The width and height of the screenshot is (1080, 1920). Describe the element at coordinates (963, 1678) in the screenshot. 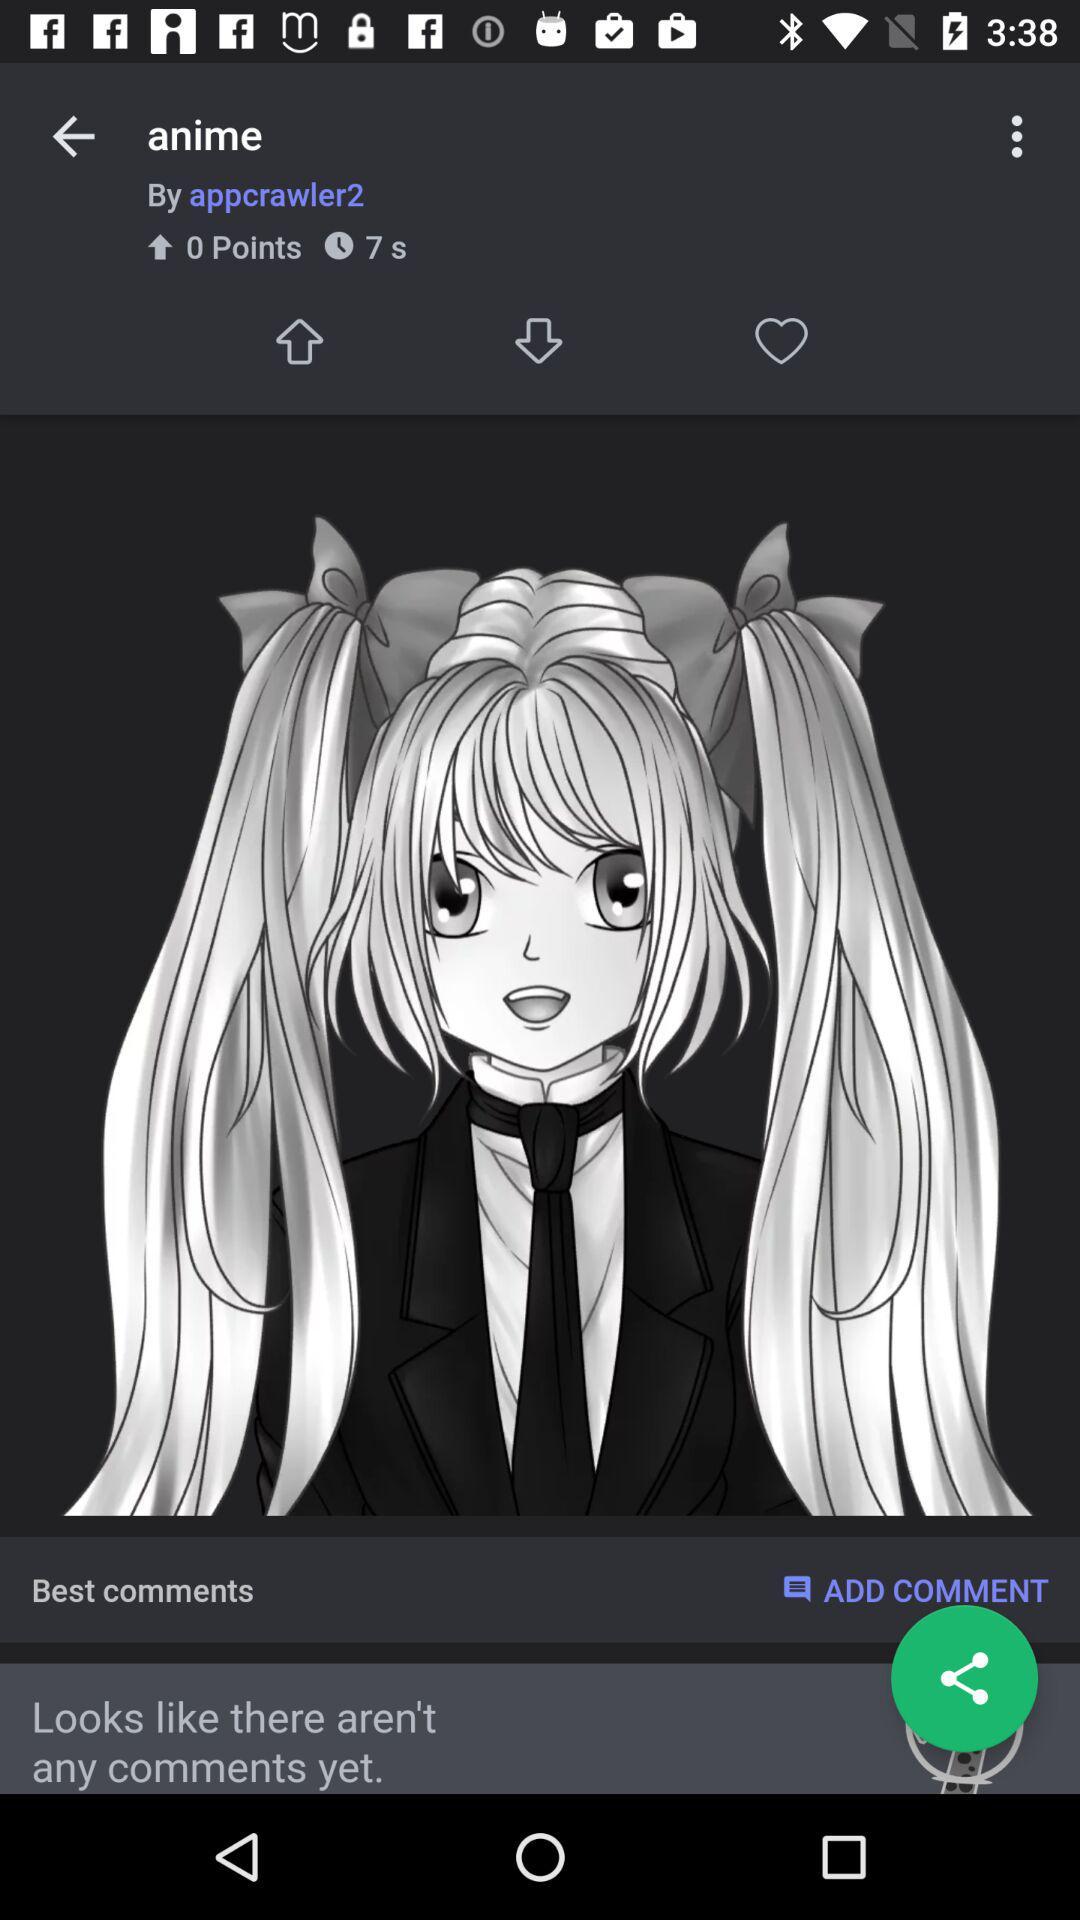

I see `the share icon` at that location.